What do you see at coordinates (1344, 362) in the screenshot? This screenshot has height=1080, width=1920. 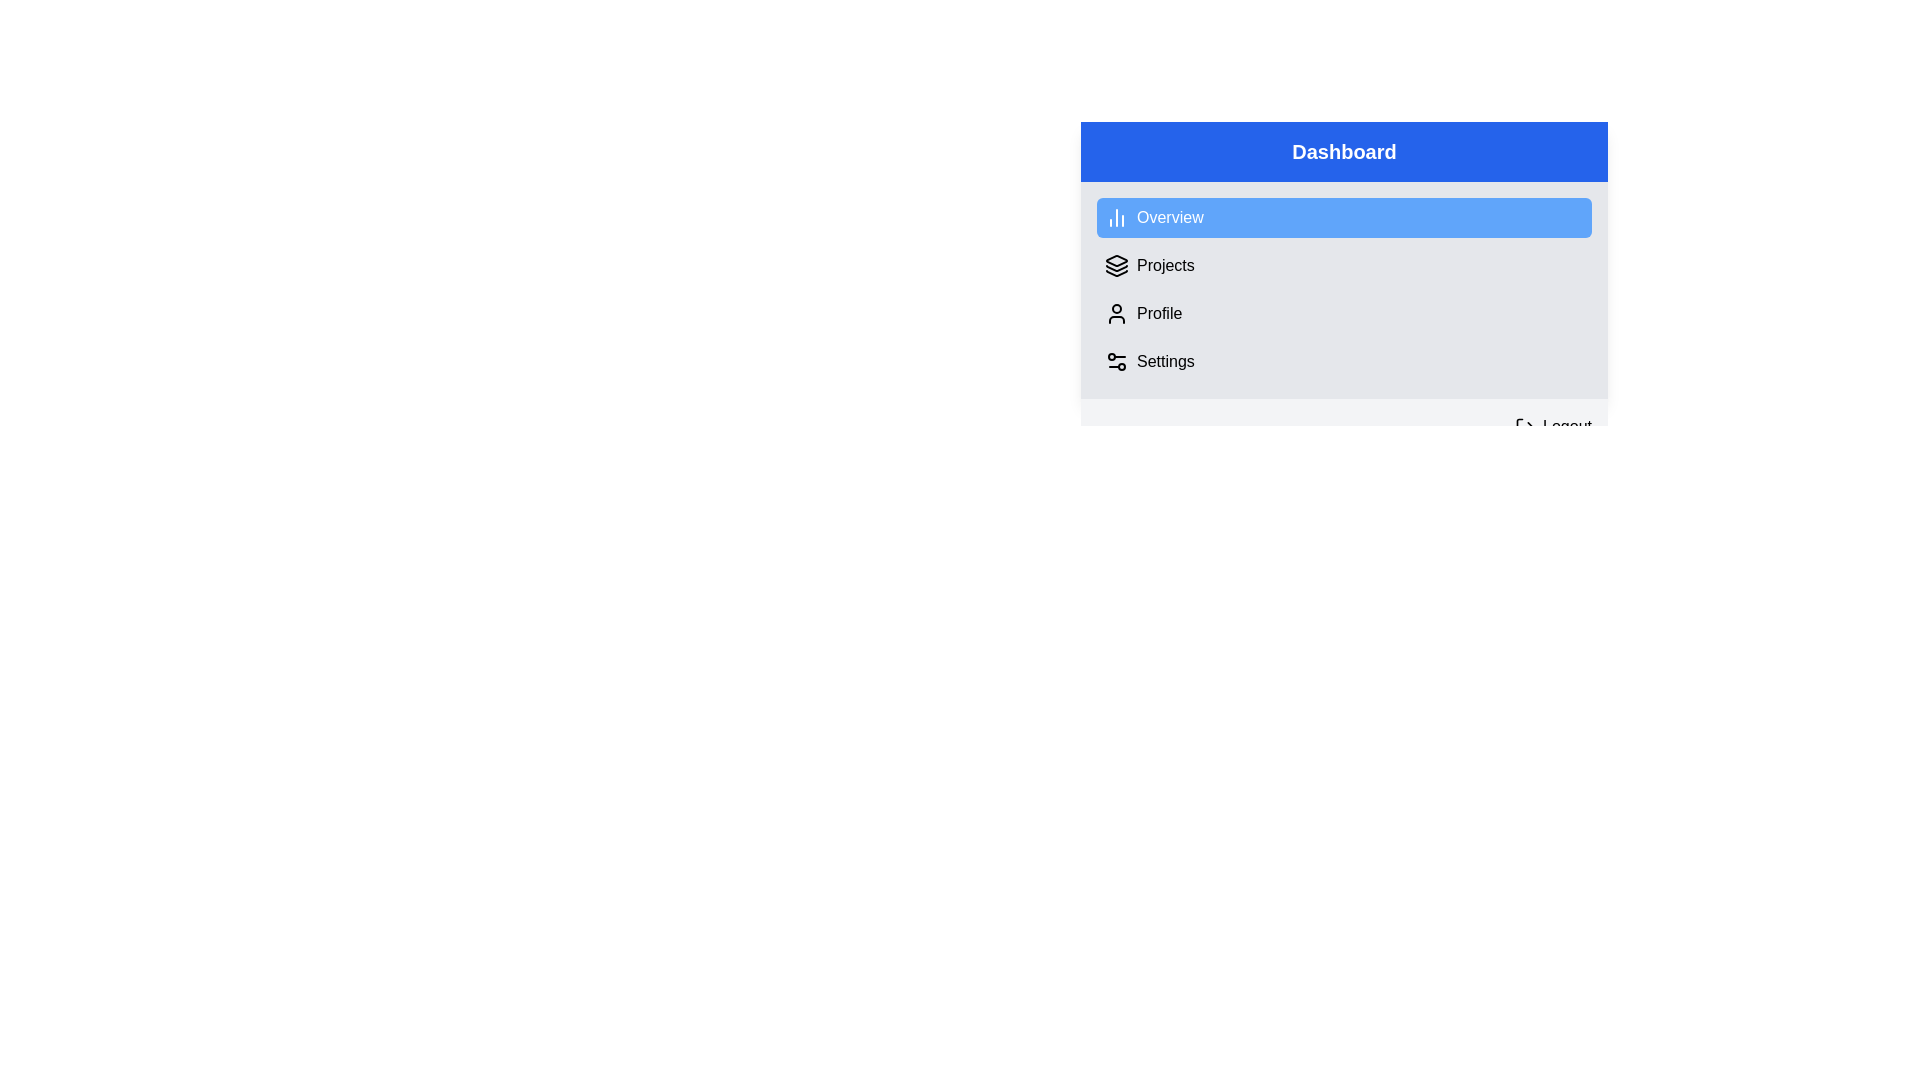 I see `the fourth menu/tab entry which directs to the settings interface` at bounding box center [1344, 362].